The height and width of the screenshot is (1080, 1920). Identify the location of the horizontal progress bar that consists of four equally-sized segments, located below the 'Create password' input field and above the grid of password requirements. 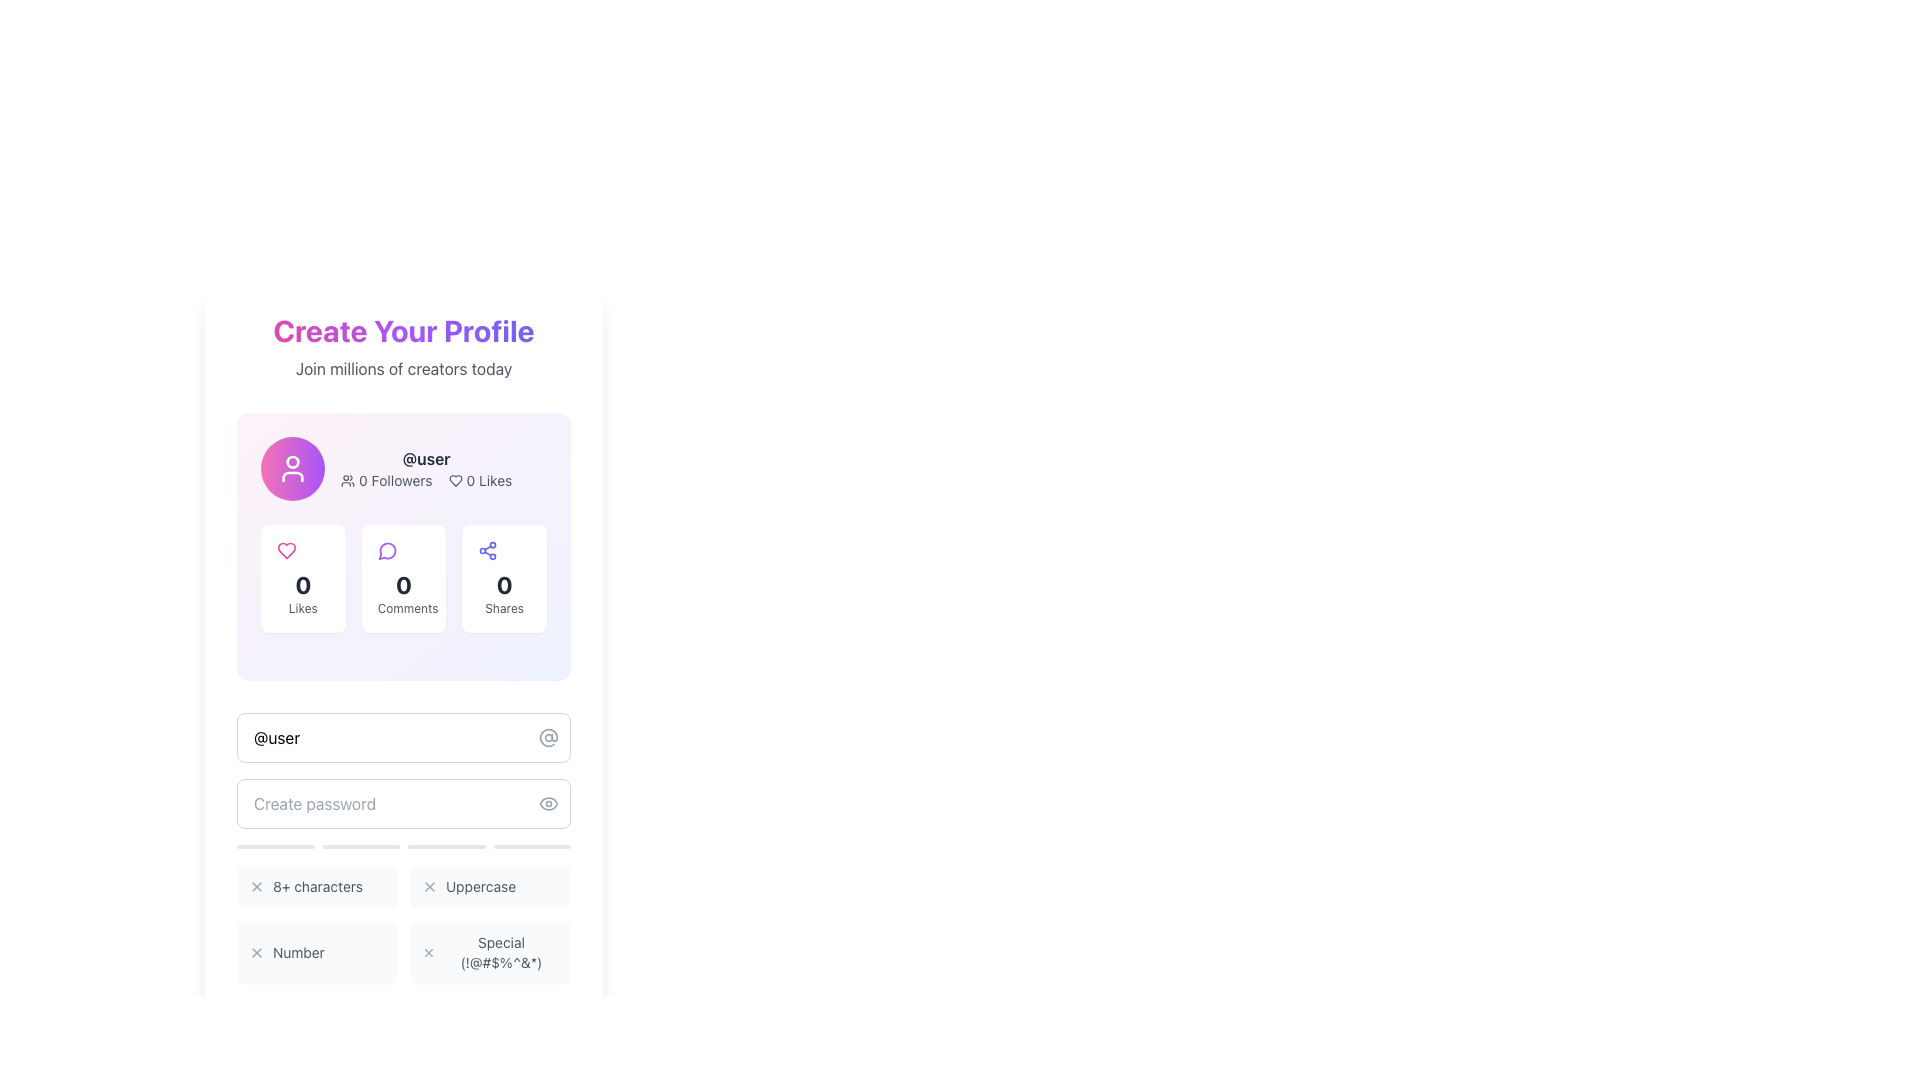
(402, 847).